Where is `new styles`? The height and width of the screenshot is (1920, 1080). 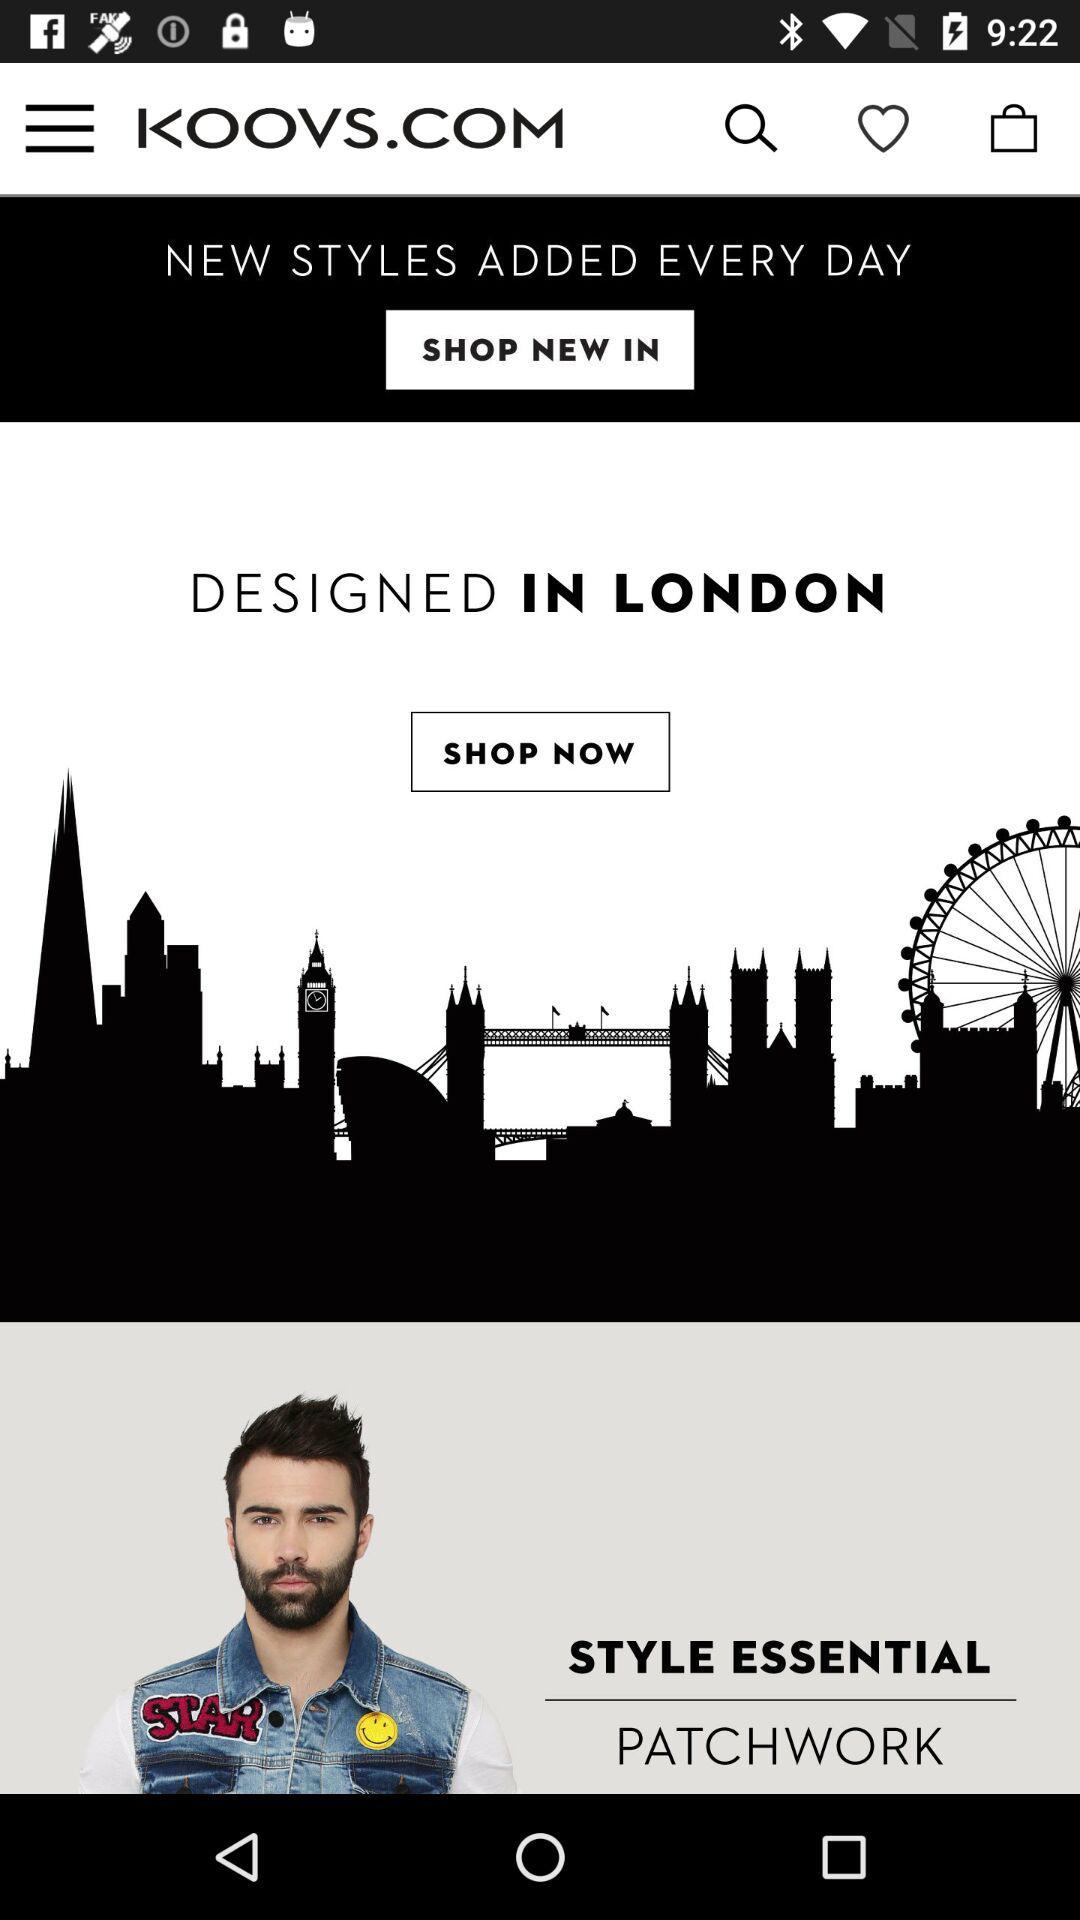
new styles is located at coordinates (540, 308).